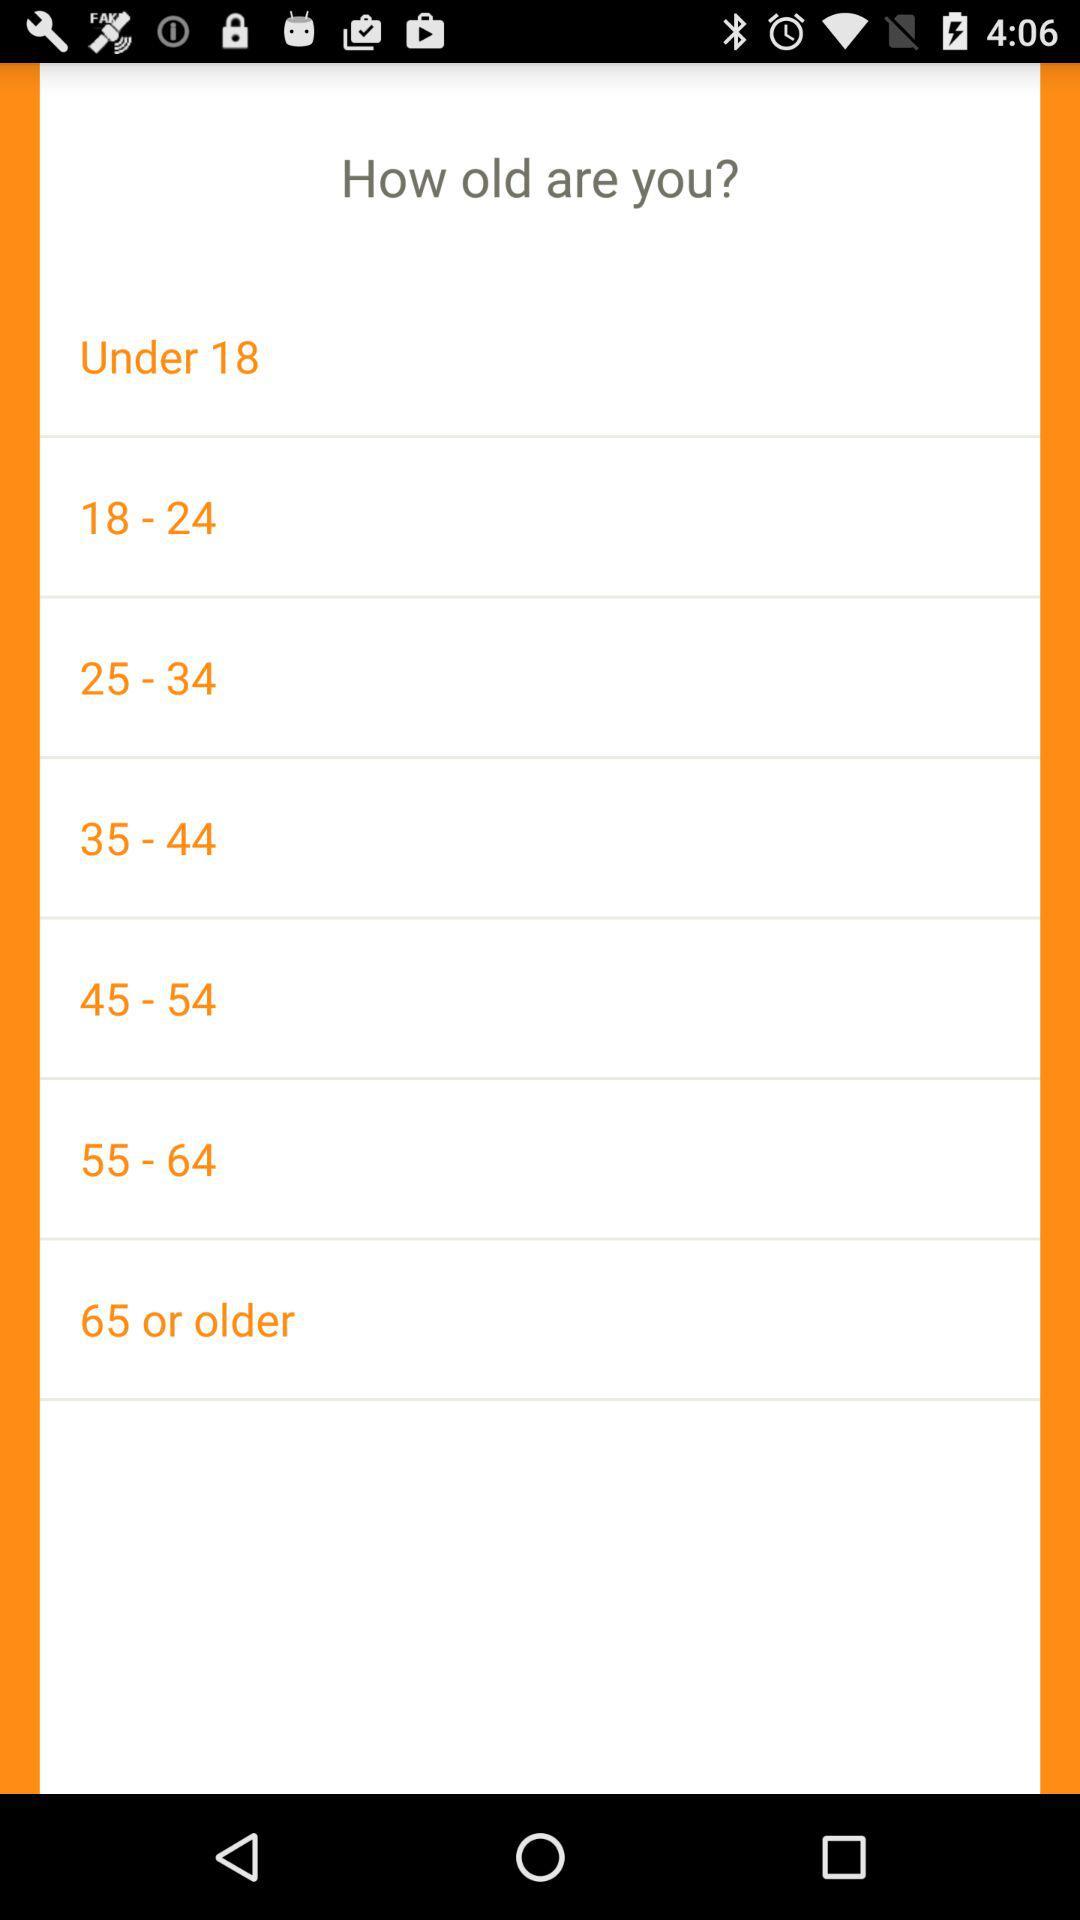 The image size is (1080, 1920). I want to click on the 35 - 44, so click(540, 837).